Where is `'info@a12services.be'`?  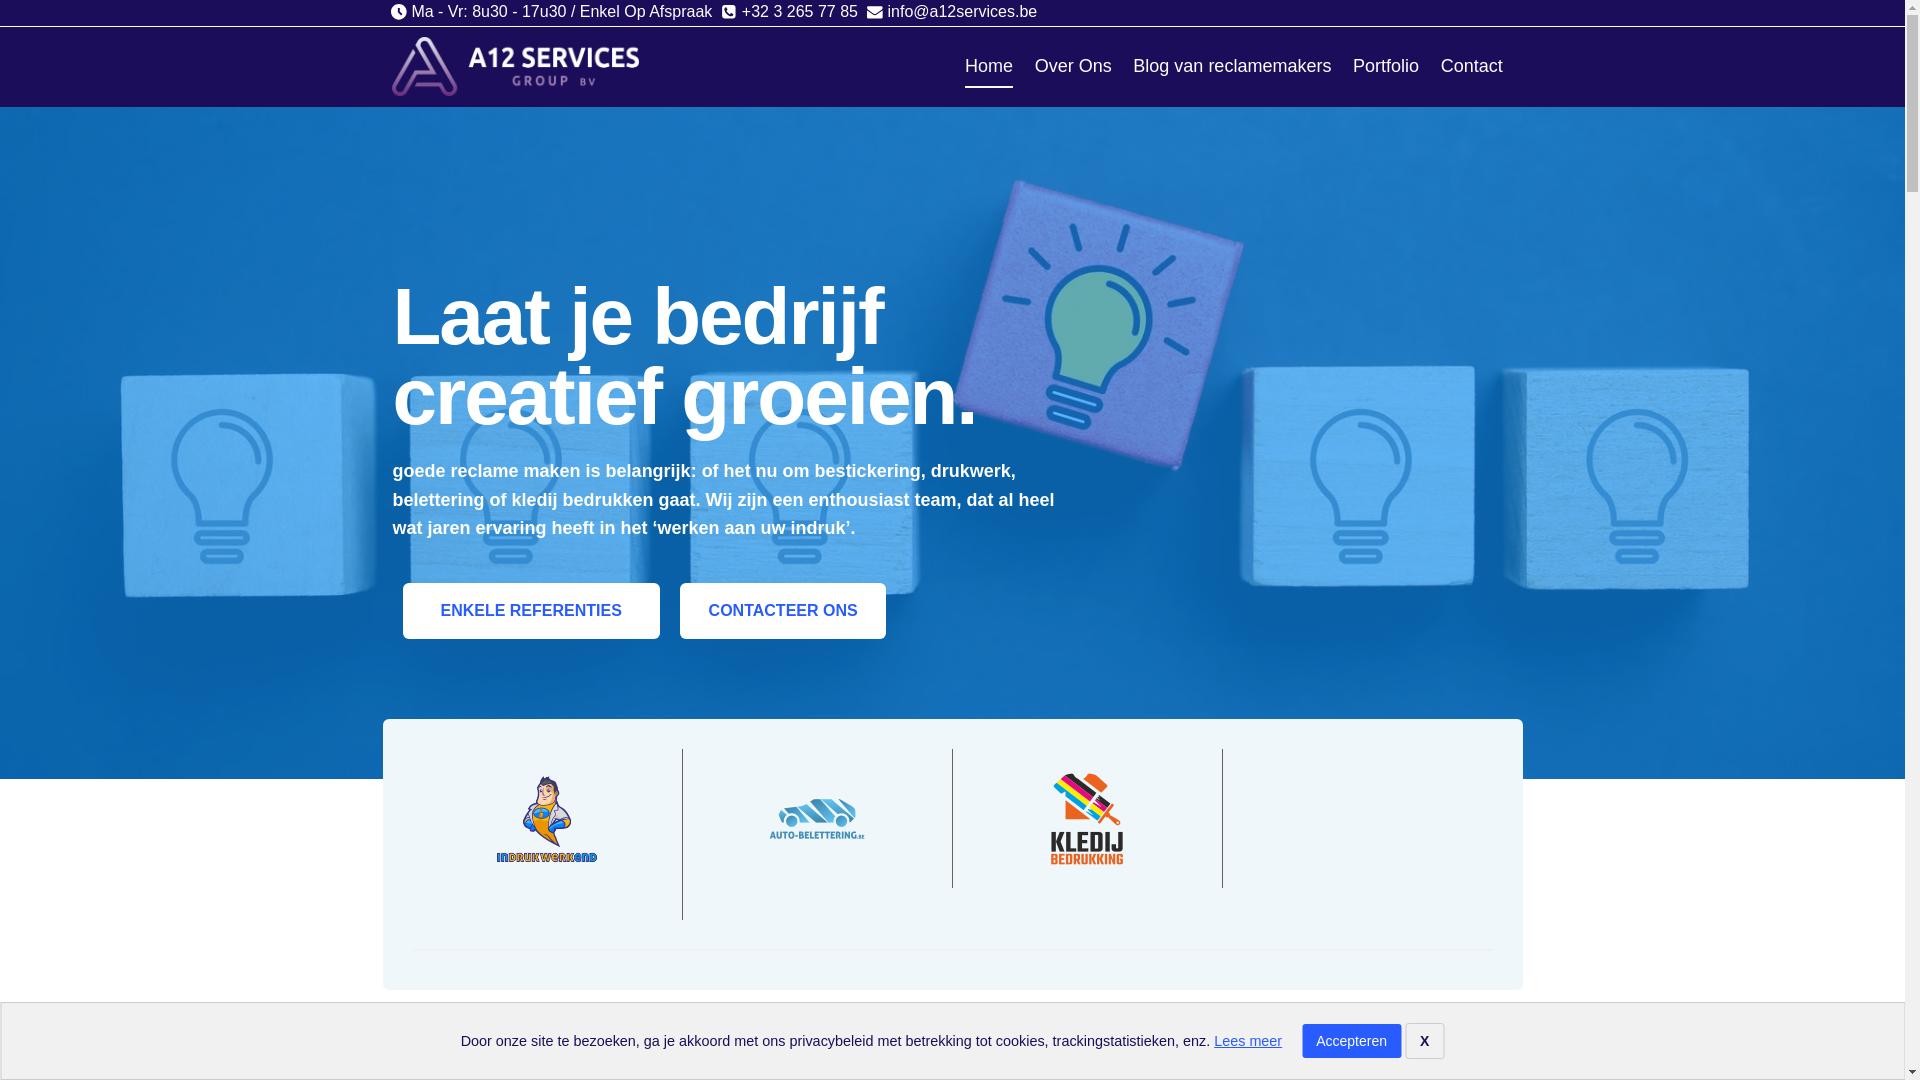 'info@a12services.be' is located at coordinates (950, 12).